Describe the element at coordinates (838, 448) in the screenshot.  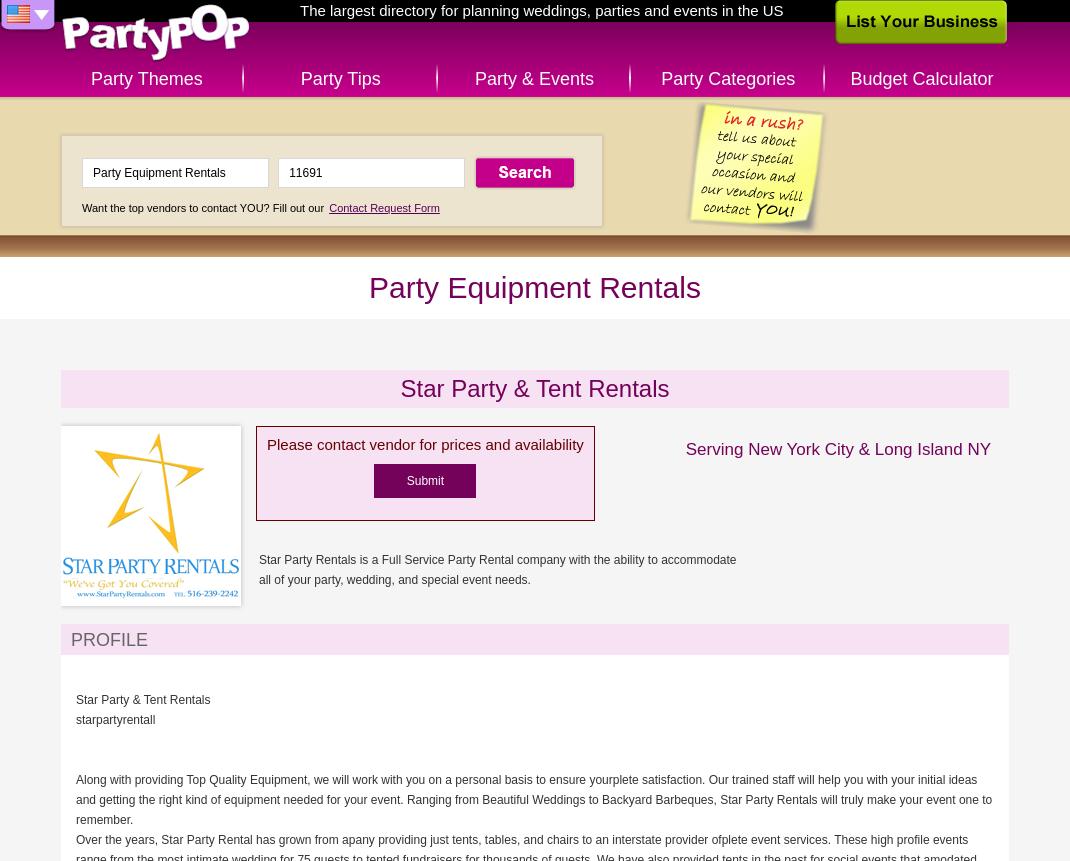
I see `'Serving New York City & Long Island NY'` at that location.